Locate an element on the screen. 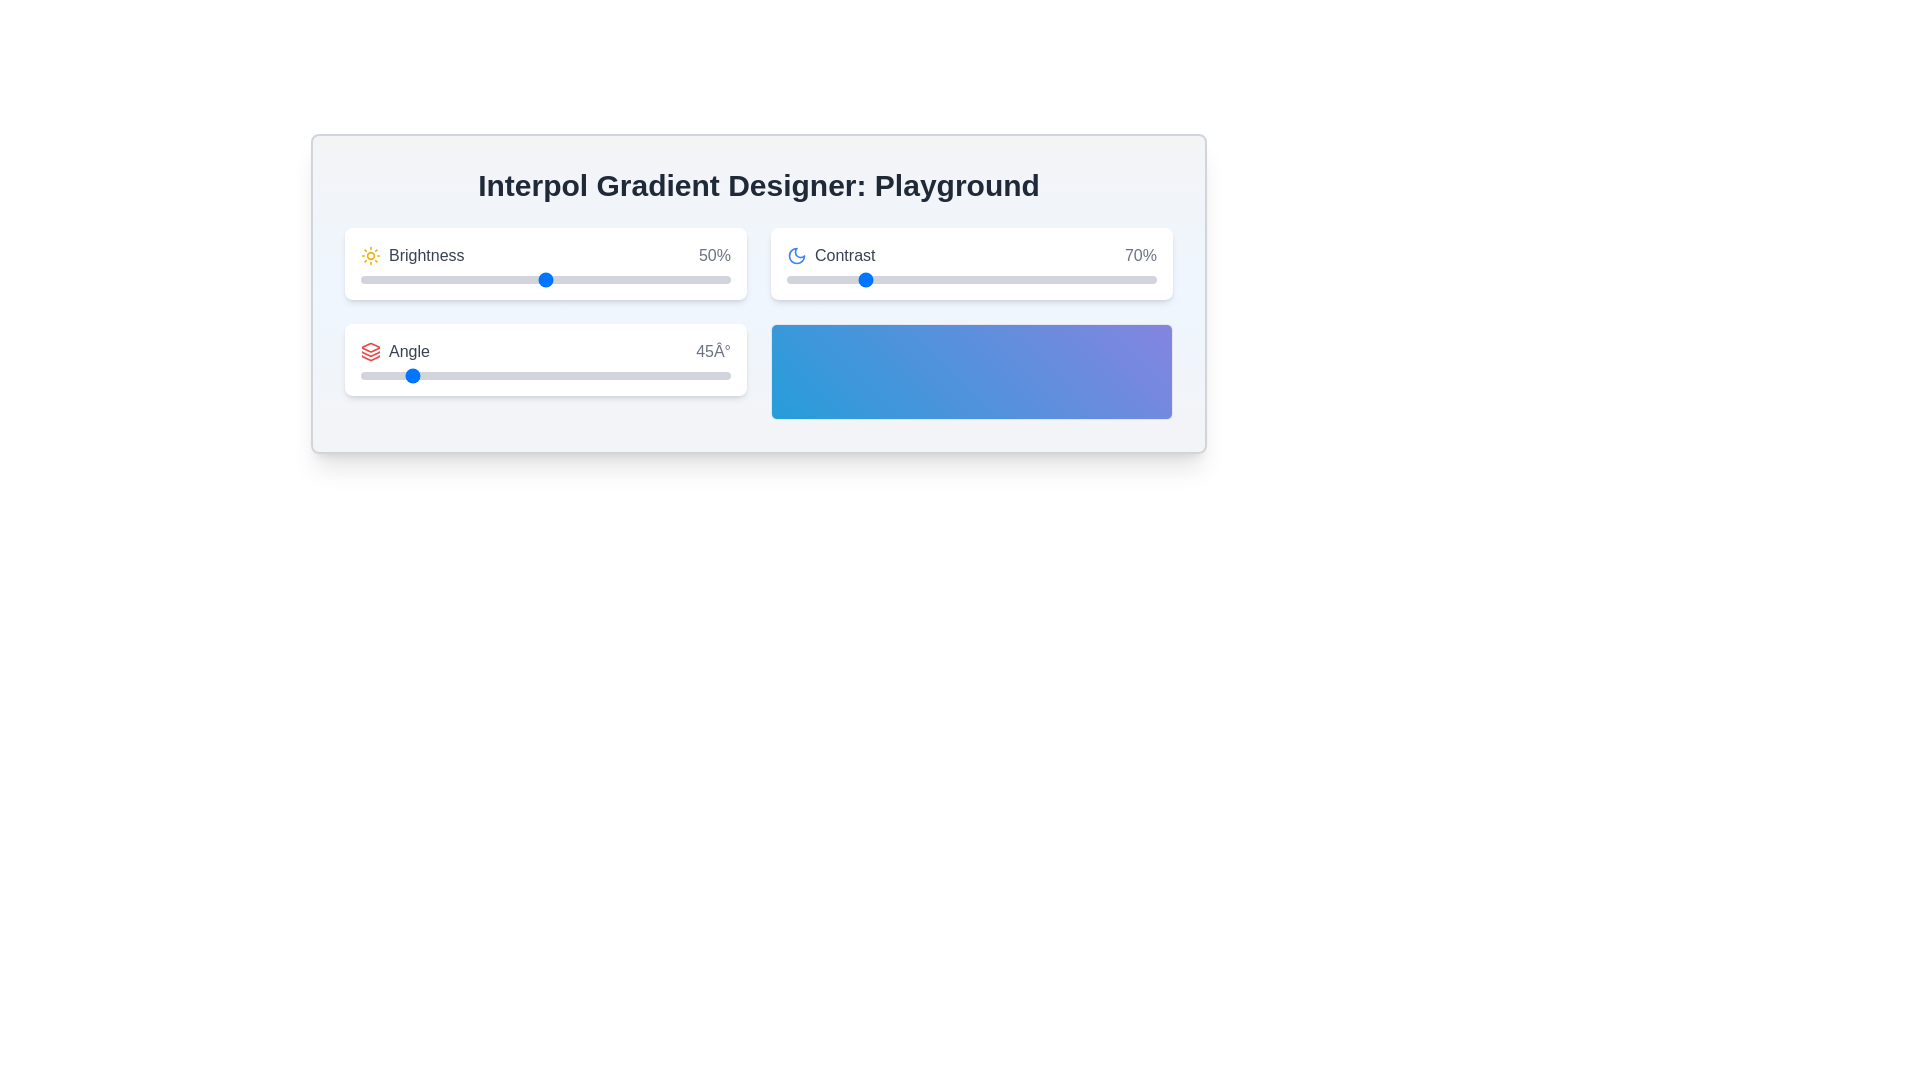  the angle slider is located at coordinates (699, 375).